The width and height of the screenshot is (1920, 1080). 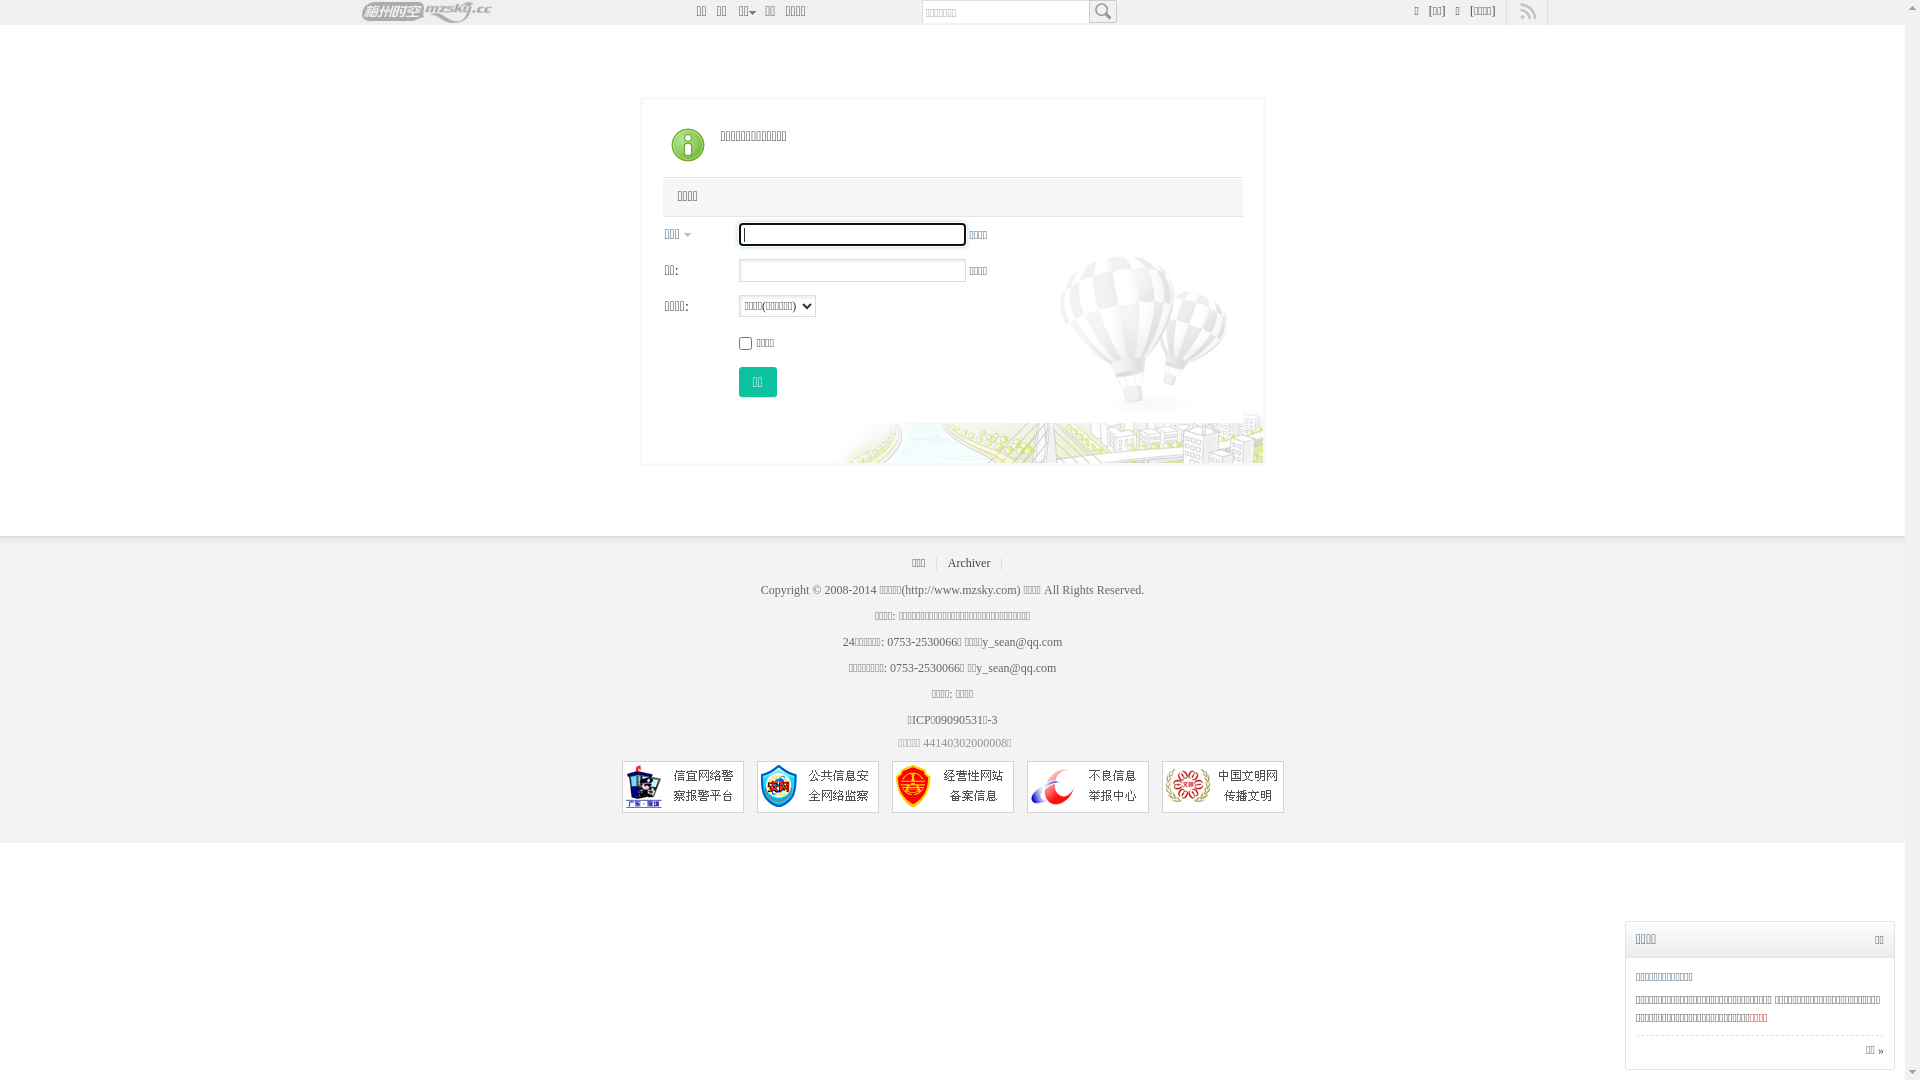 I want to click on '    ', so click(x=1101, y=11).